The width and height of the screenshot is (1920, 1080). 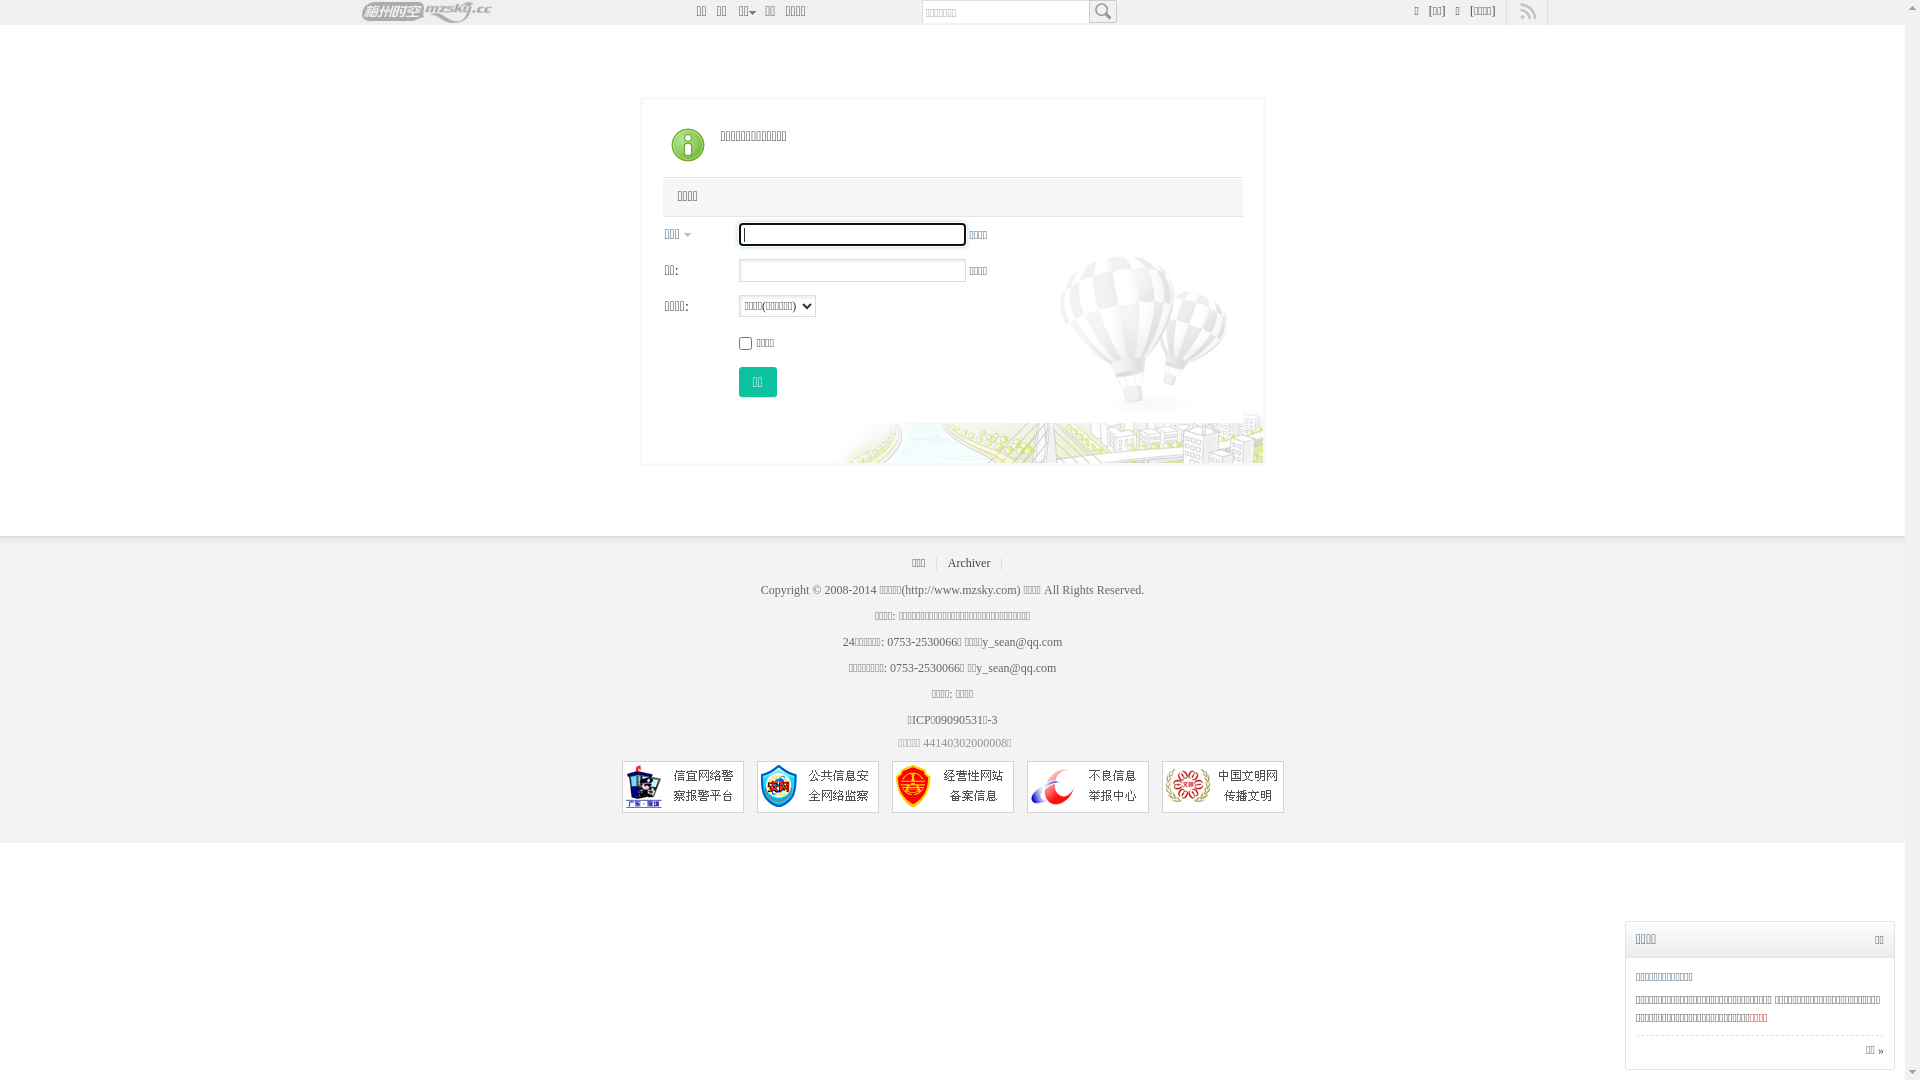 I want to click on '    ', so click(x=1101, y=11).